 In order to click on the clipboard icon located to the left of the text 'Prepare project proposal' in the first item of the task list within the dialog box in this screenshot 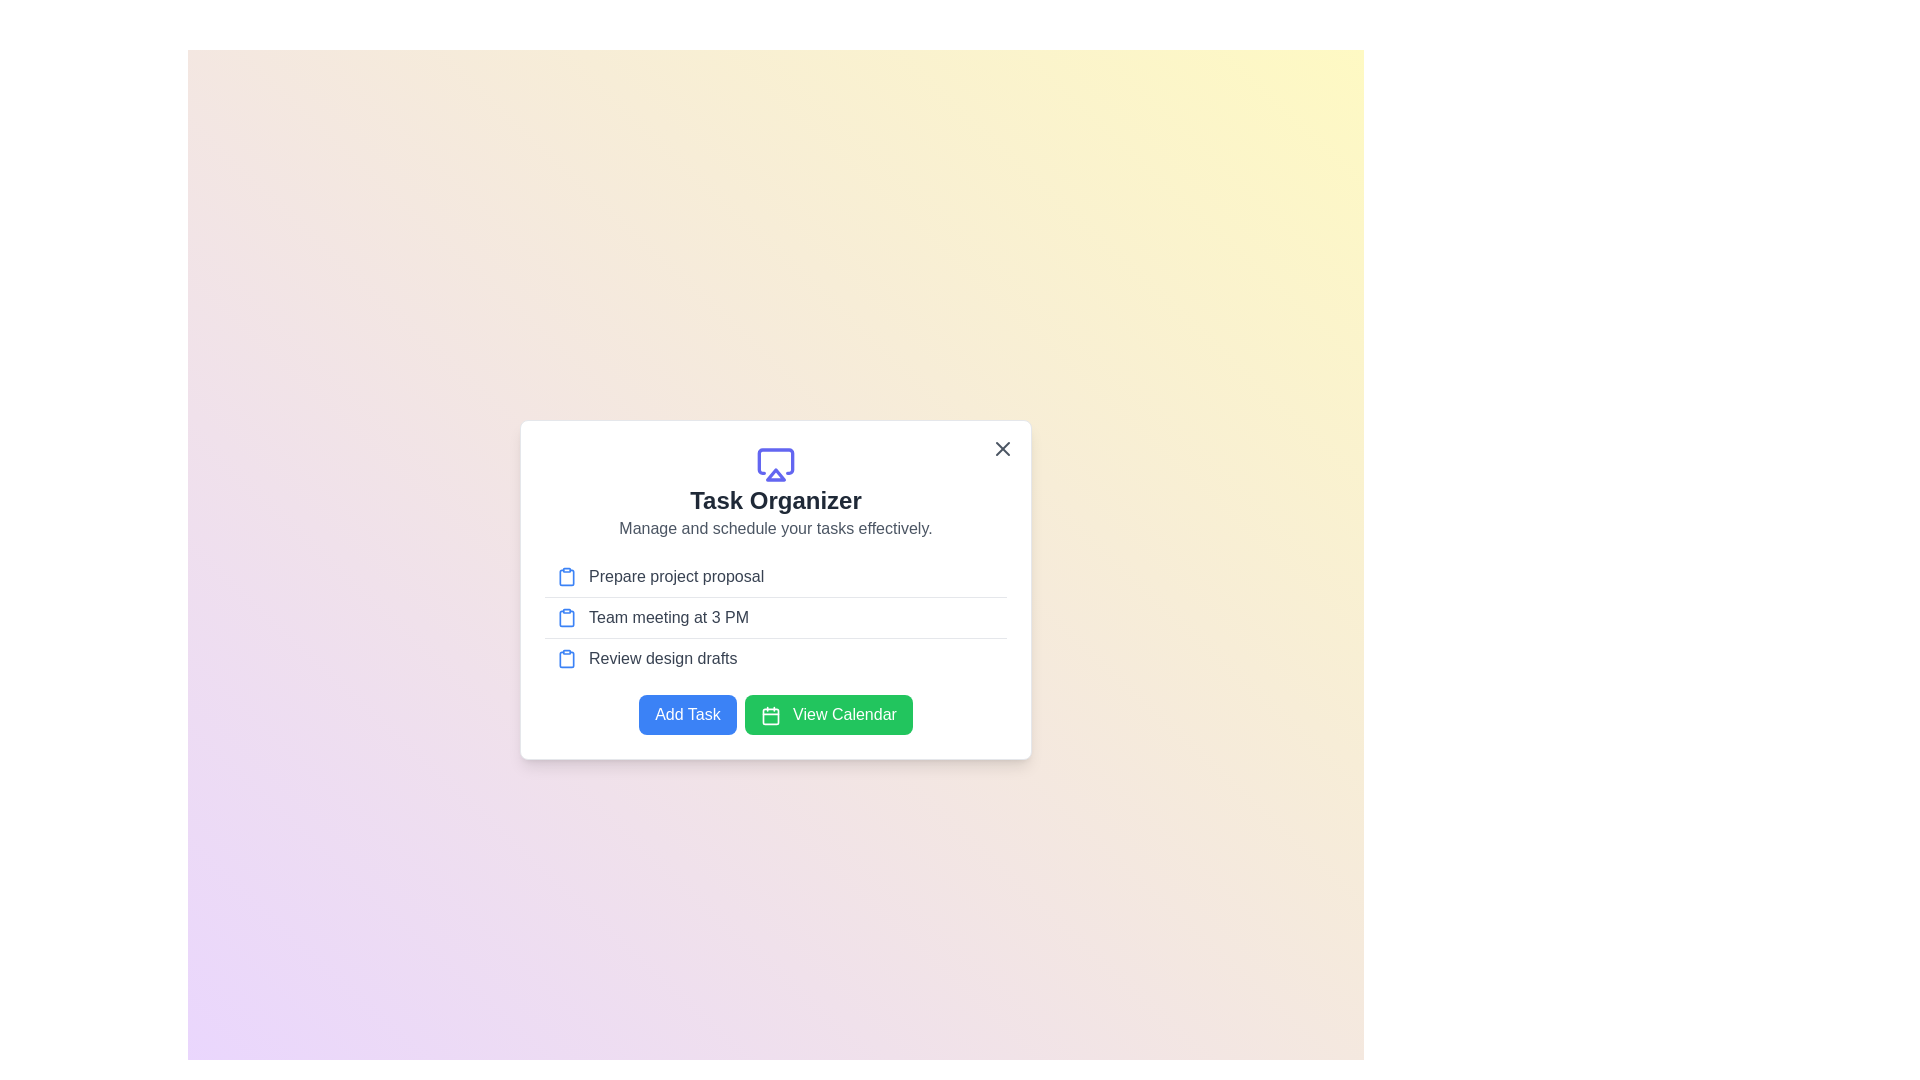, I will do `click(565, 577)`.